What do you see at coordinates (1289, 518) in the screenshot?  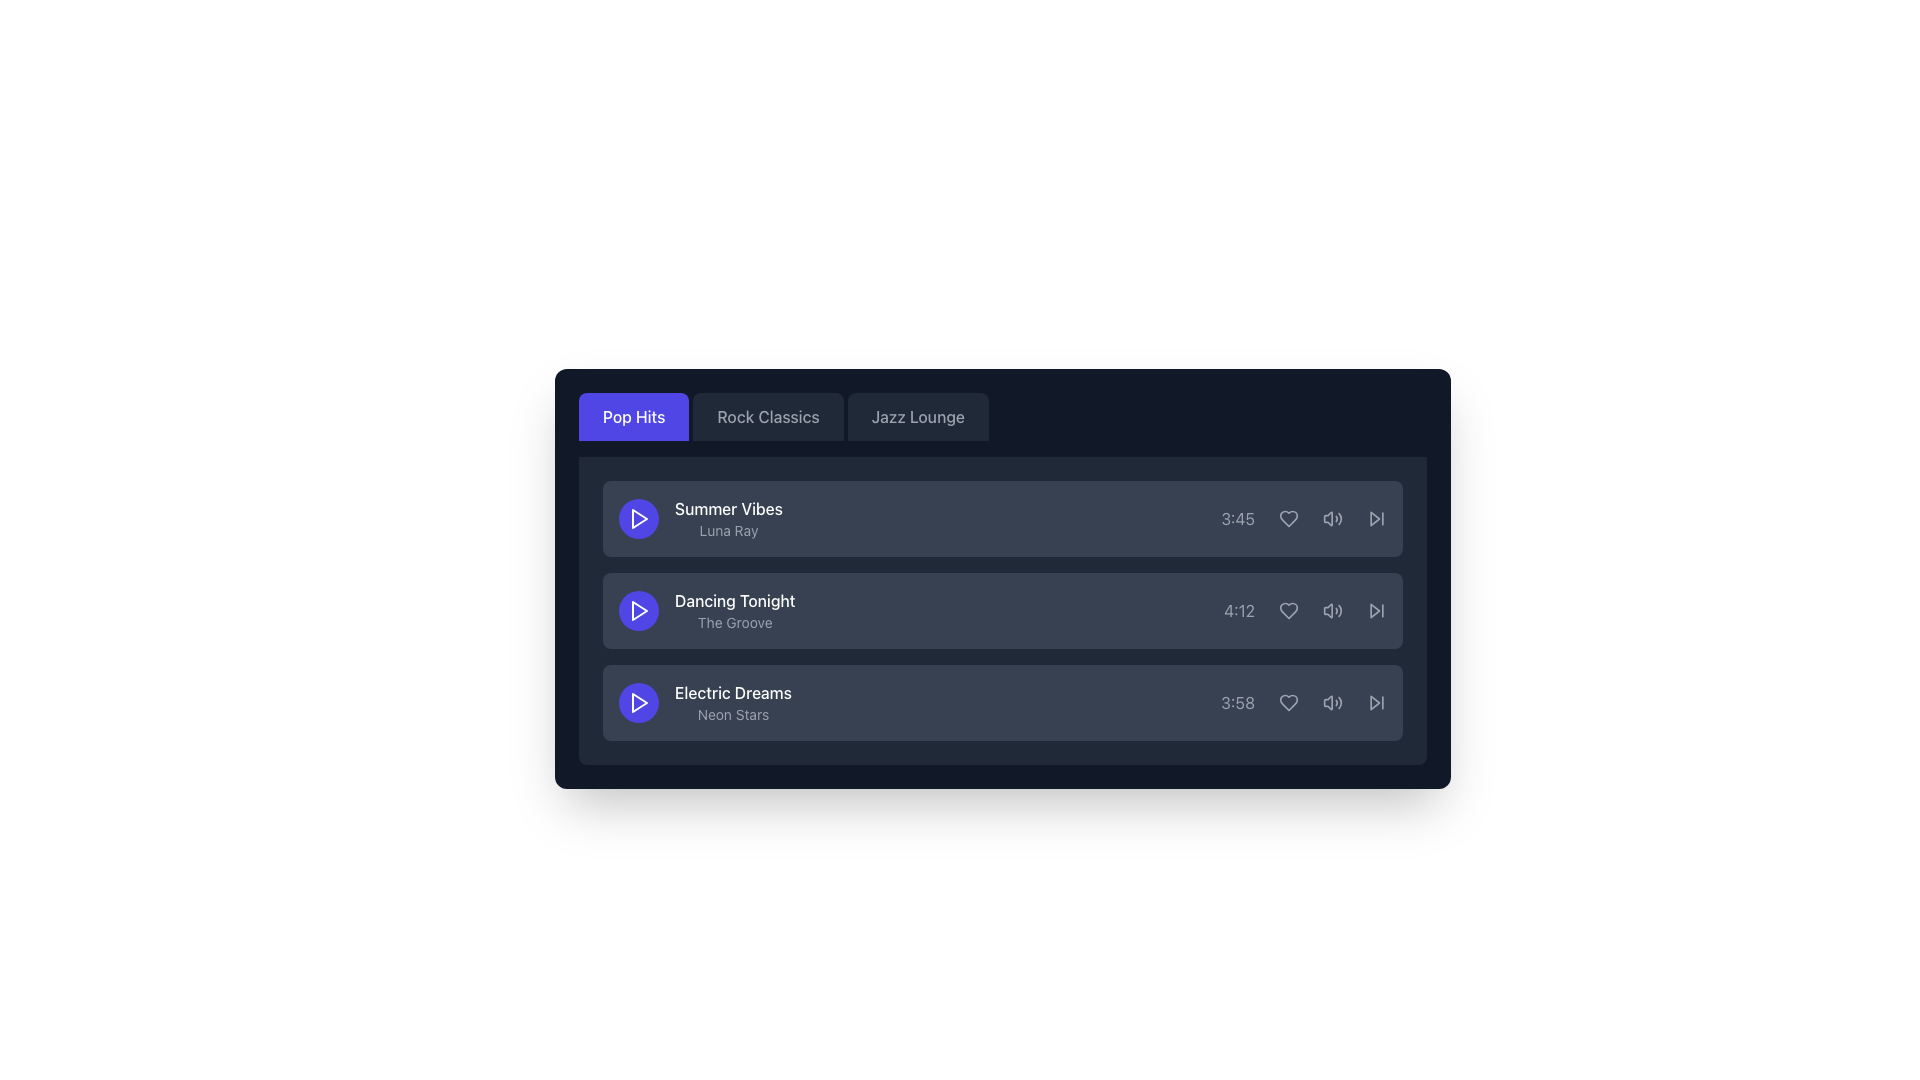 I see `the heart-shaped icon located to the right of the duration label '3:45' in the first row of the song list` at bounding box center [1289, 518].